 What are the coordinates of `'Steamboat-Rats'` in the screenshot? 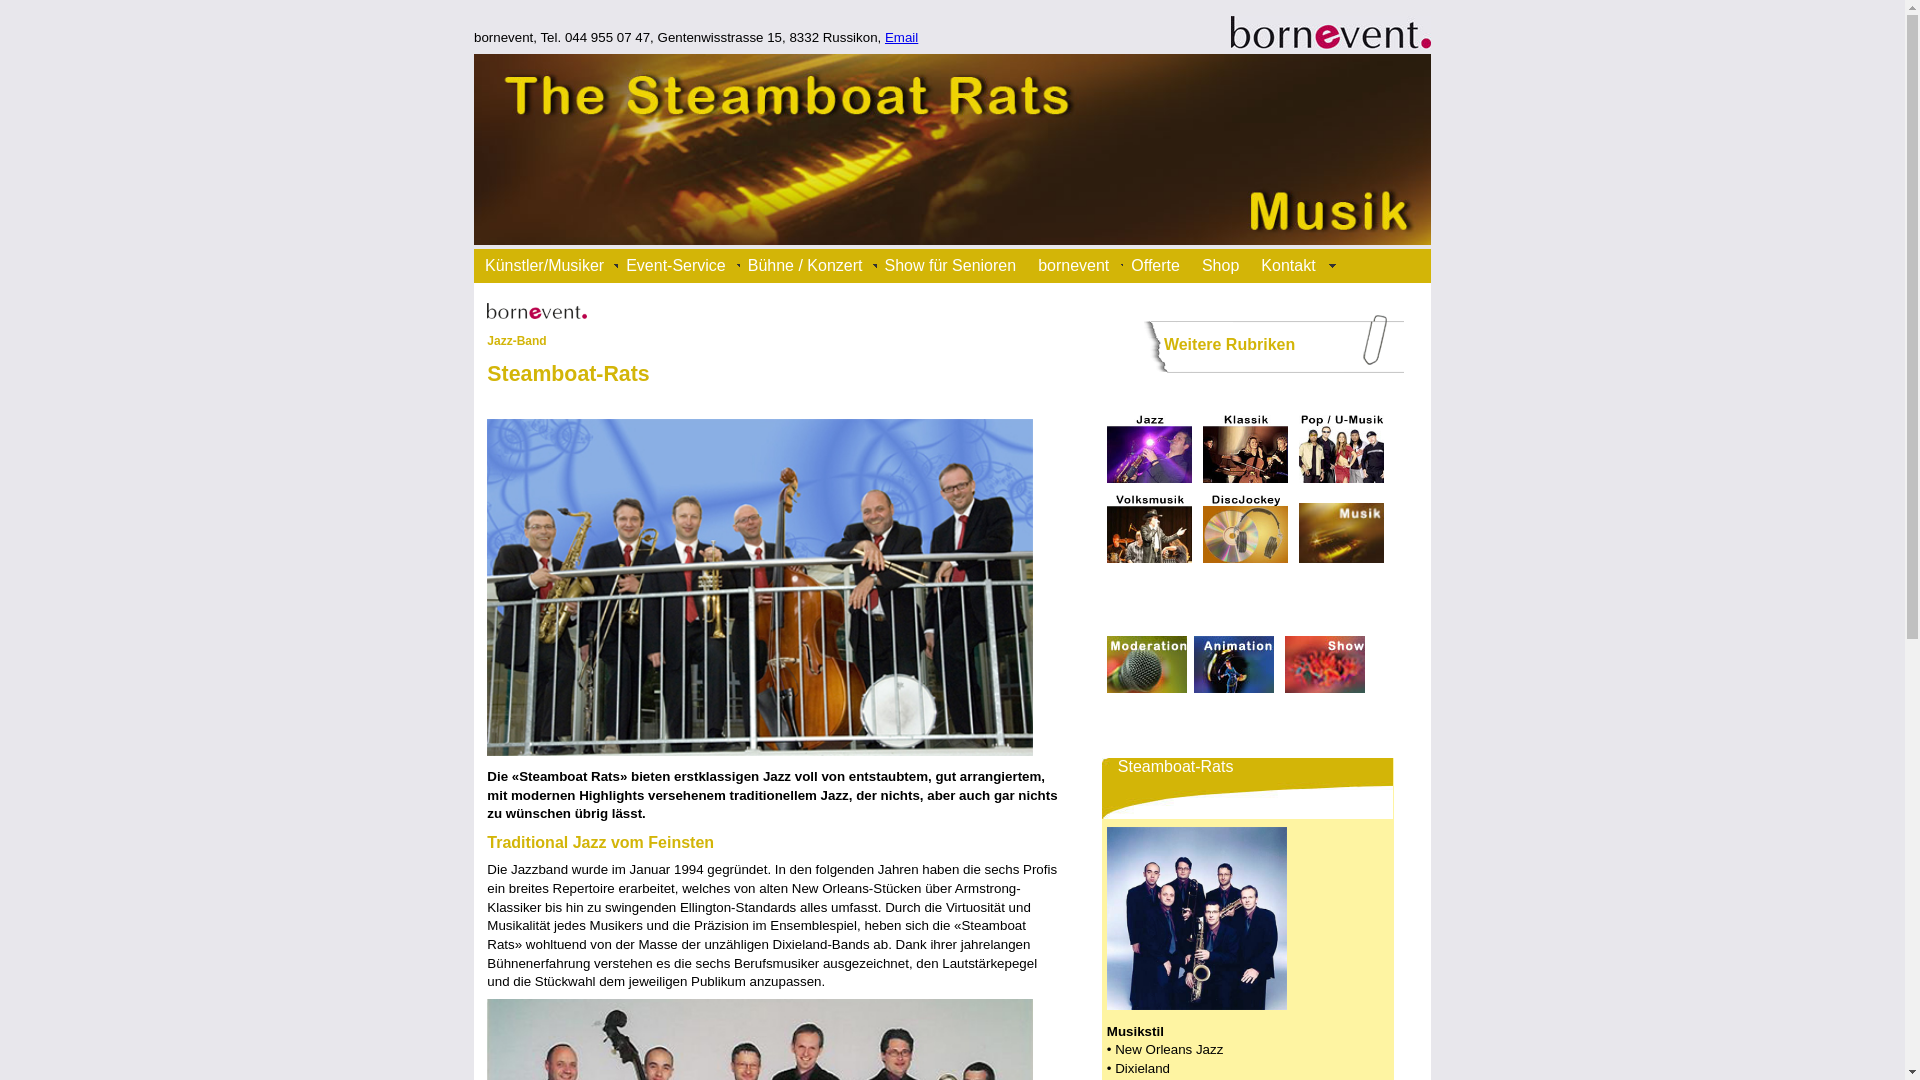 It's located at (1196, 918).